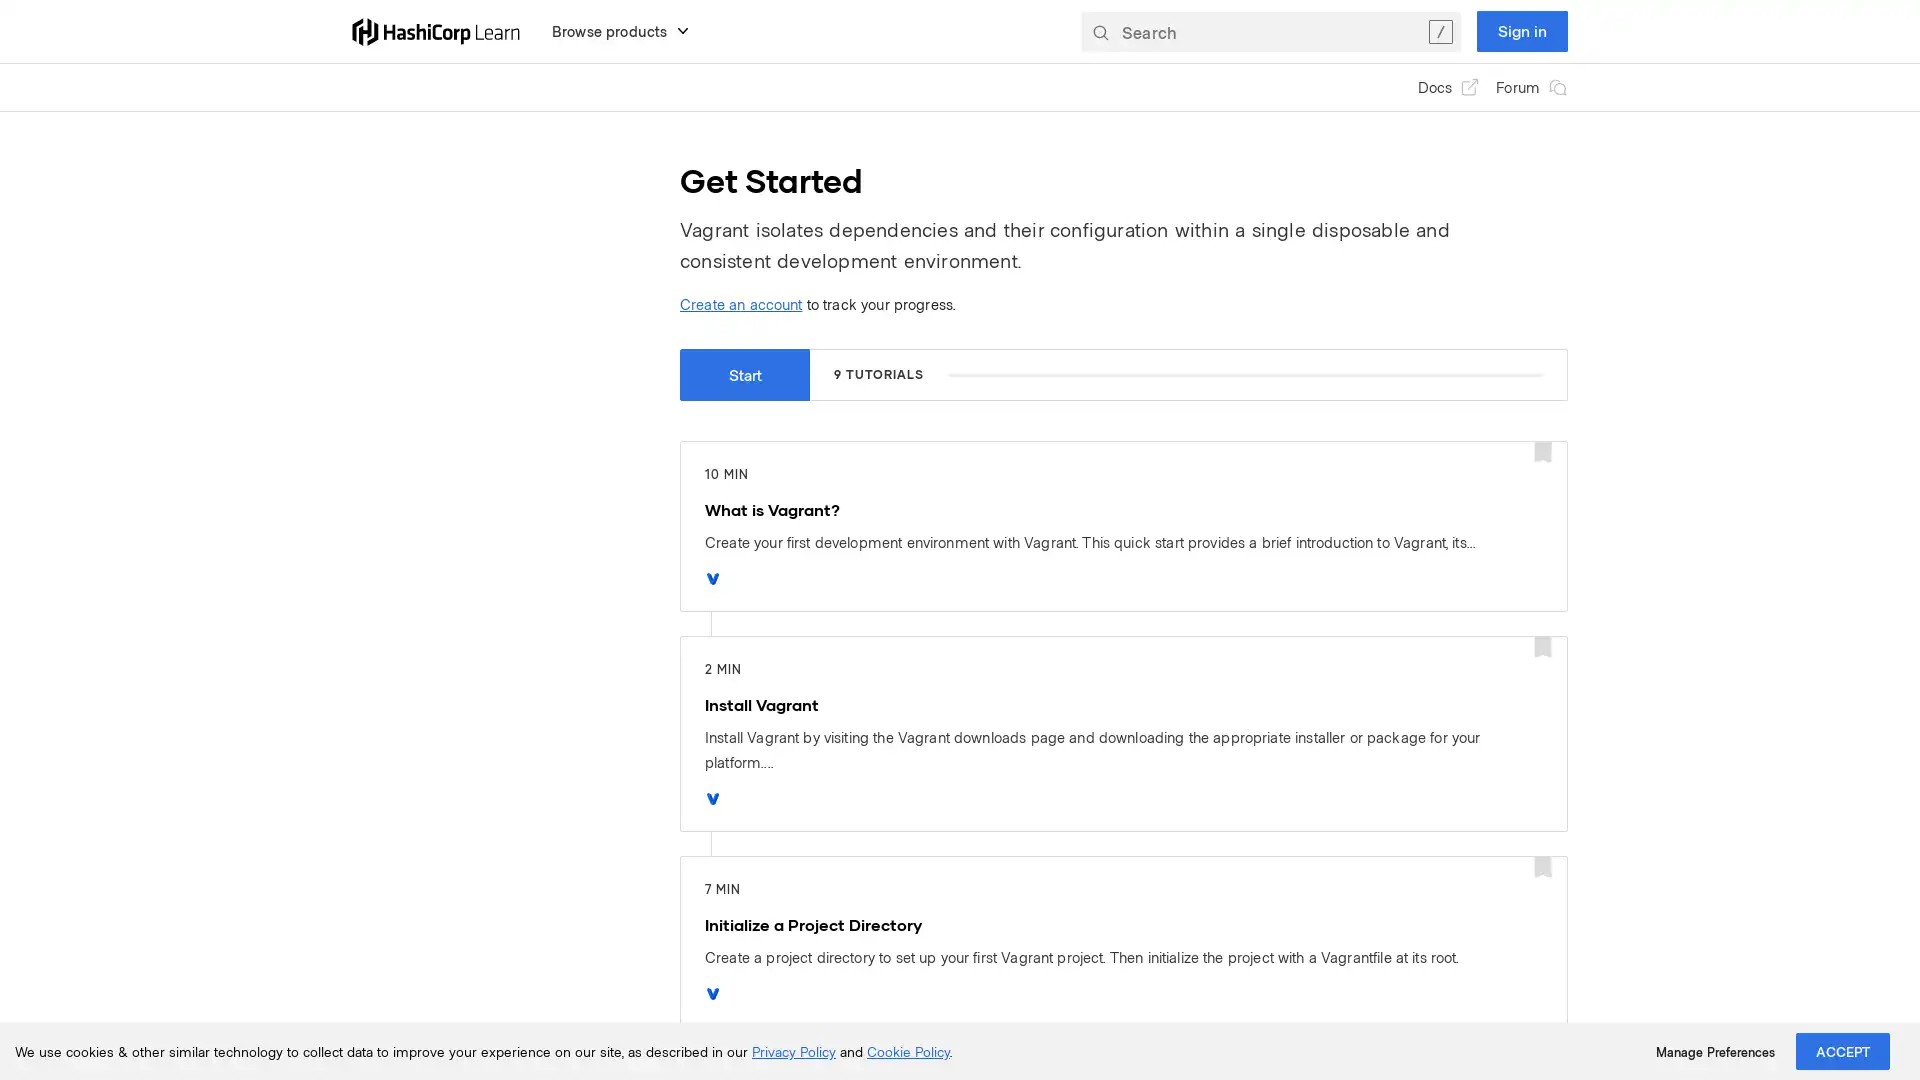 This screenshot has width=1920, height=1080. I want to click on Add bookmark for: What is Vagrant?, so click(1541, 453).